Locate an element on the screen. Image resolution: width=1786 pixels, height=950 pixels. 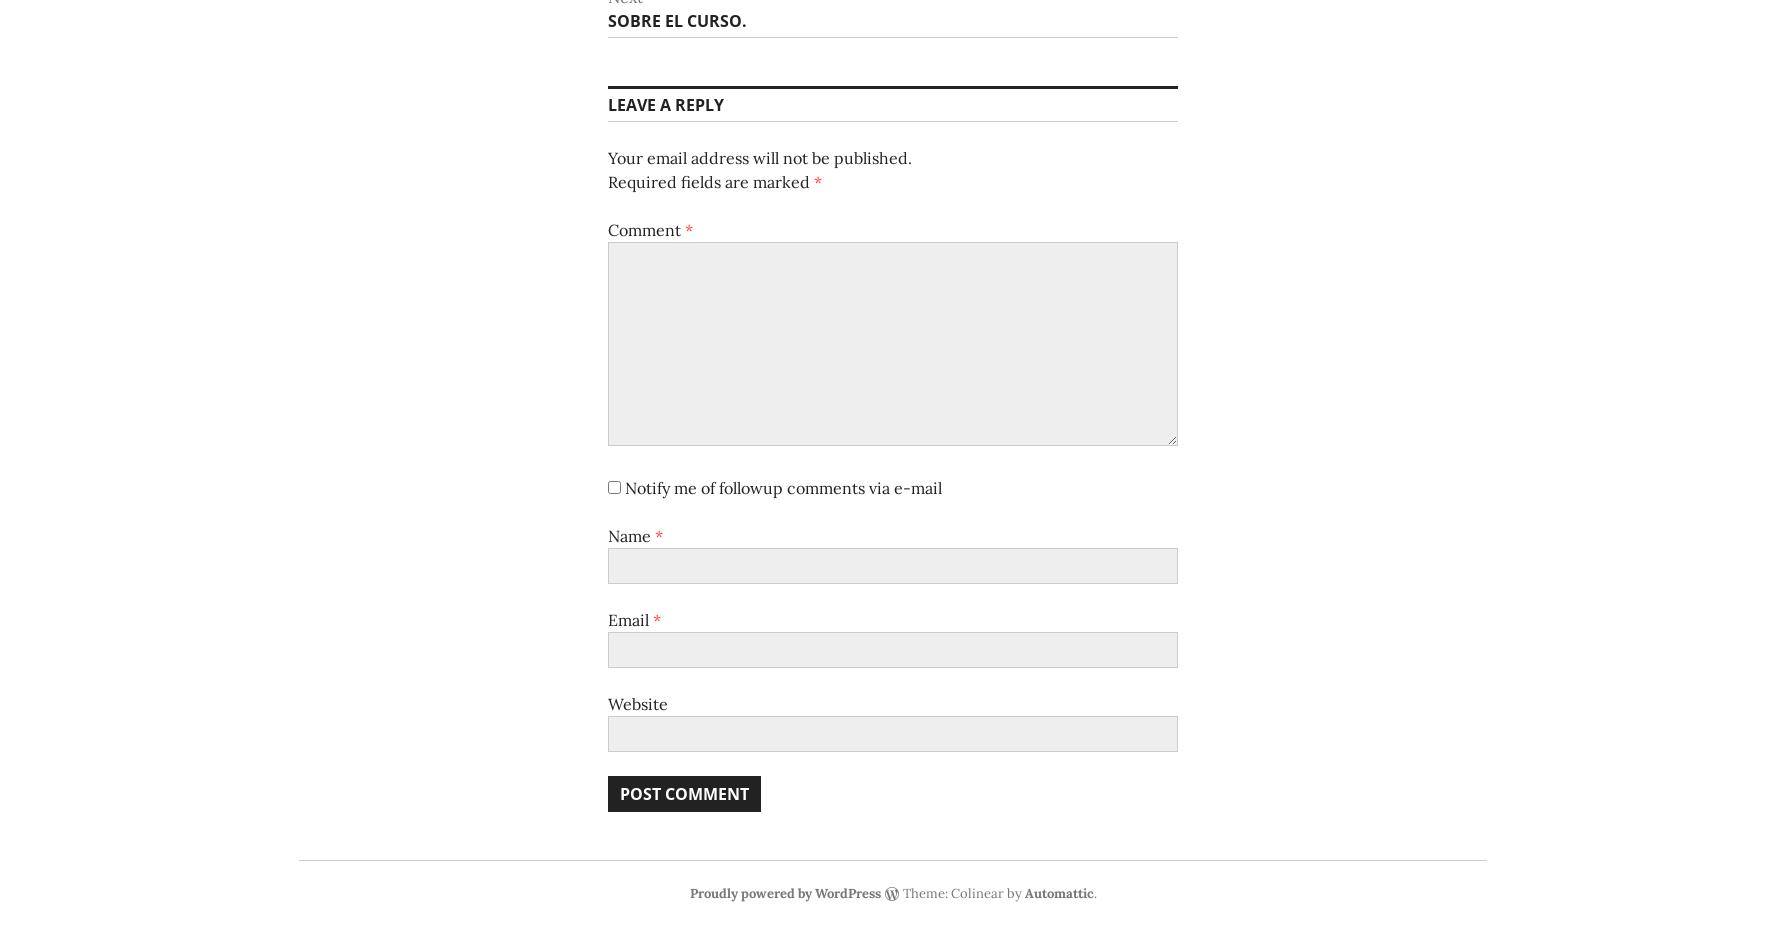
'Proudly powered by WordPress' is located at coordinates (689, 892).